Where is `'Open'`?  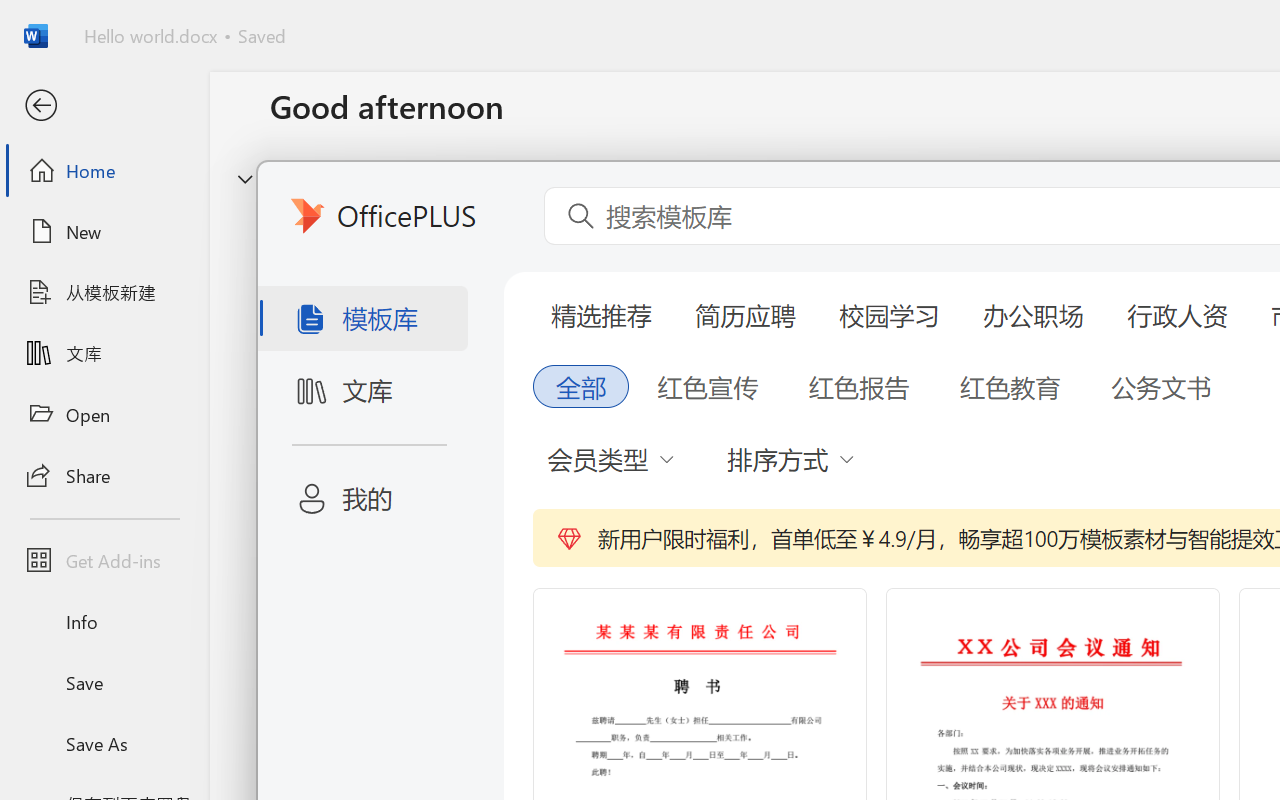 'Open' is located at coordinates (103, 414).